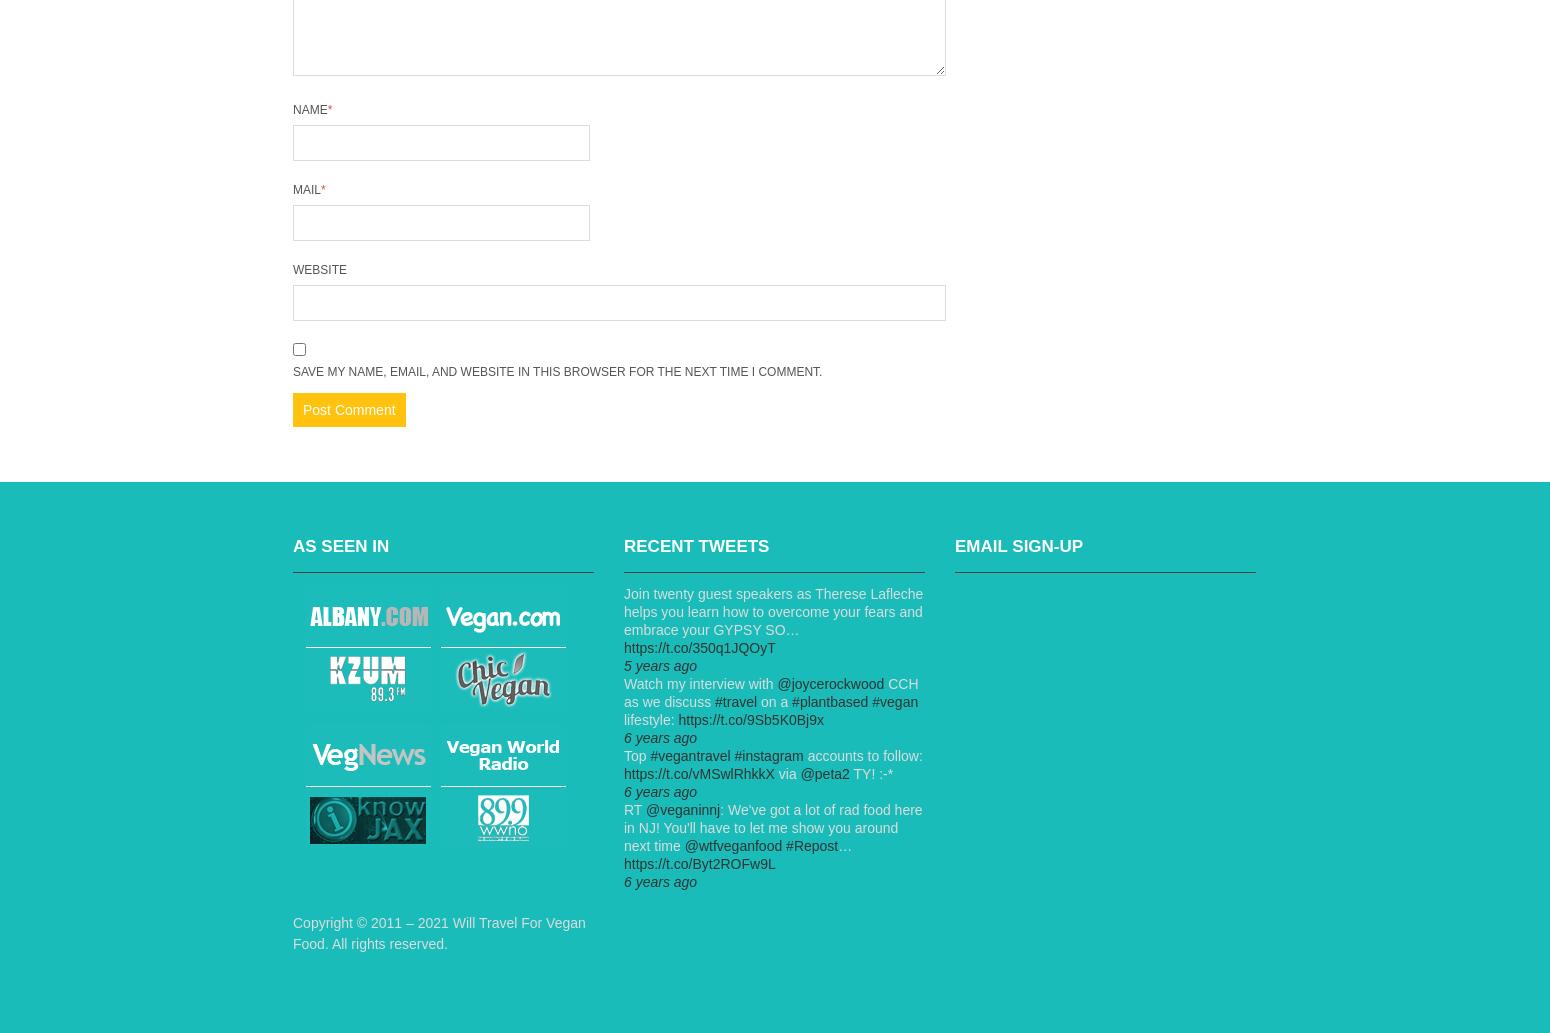  Describe the element at coordinates (785, 774) in the screenshot. I see `'via'` at that location.